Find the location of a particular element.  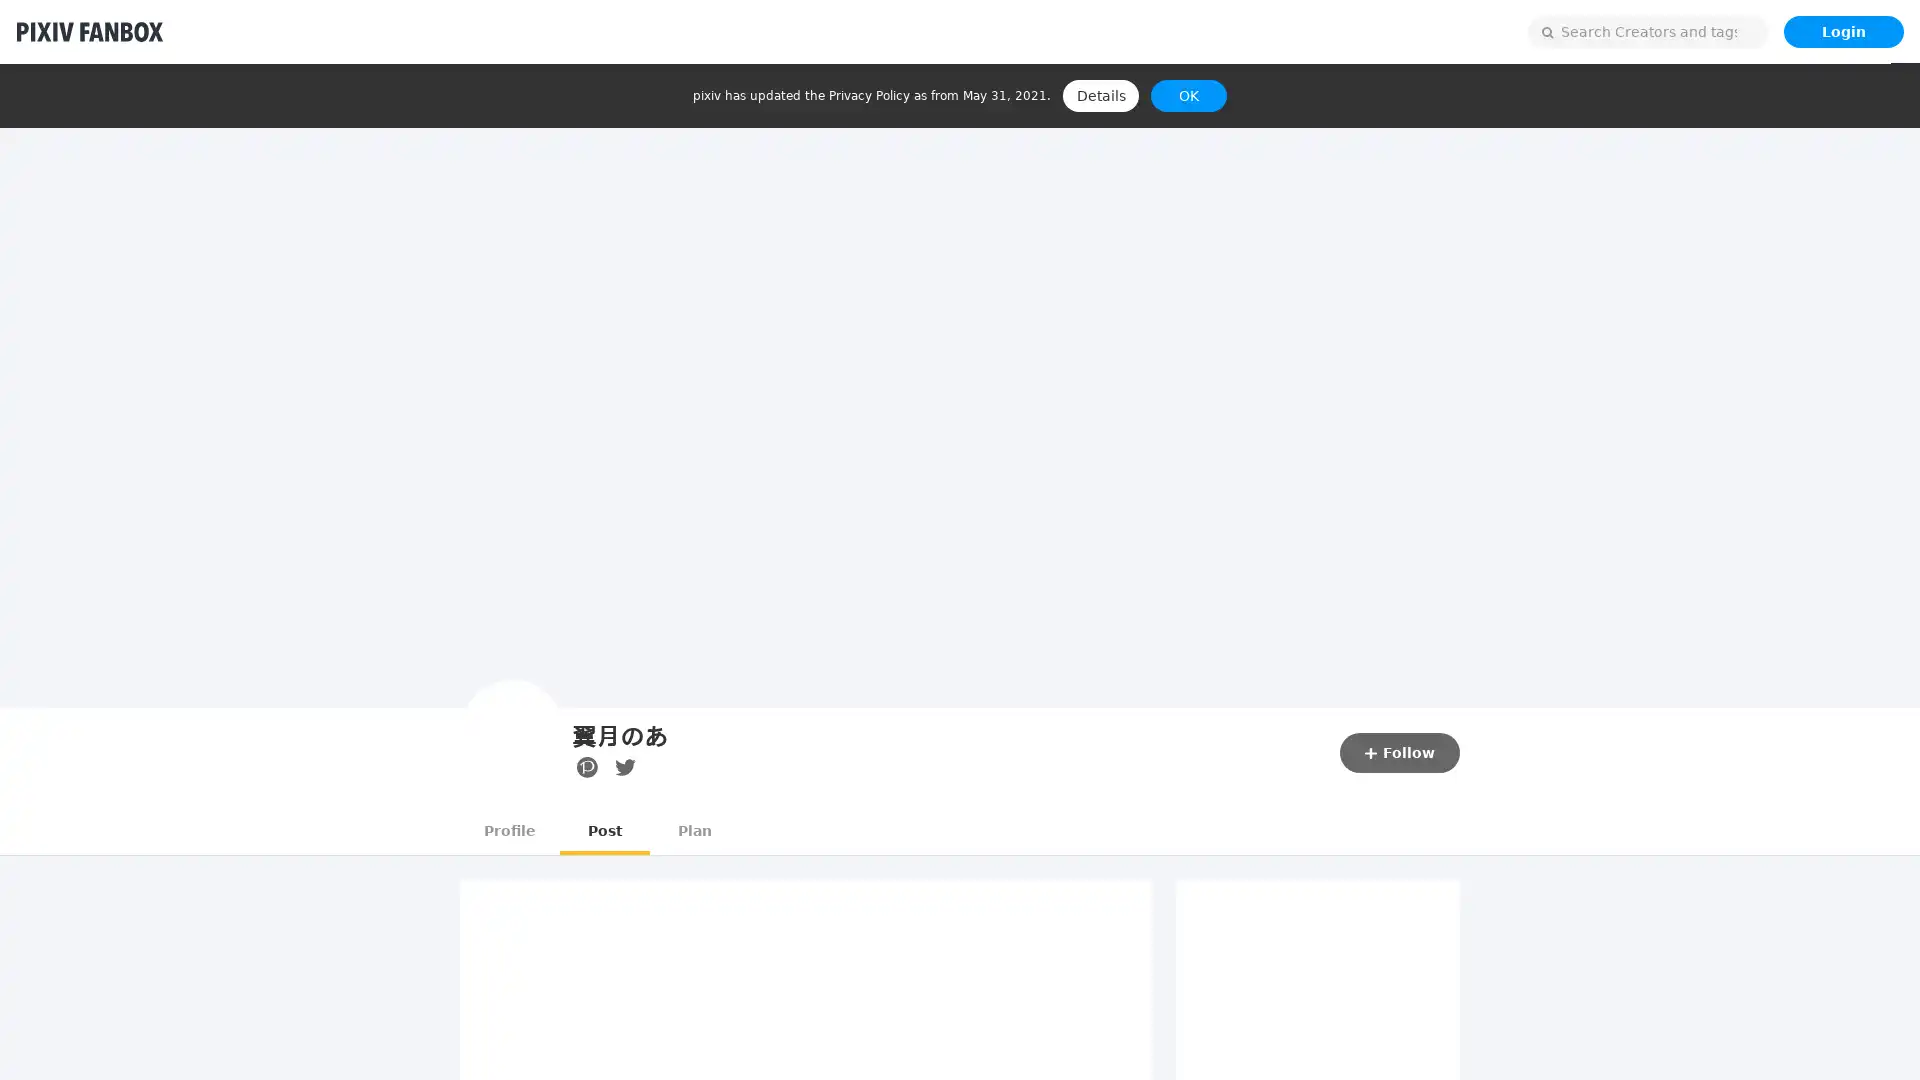

Follow is located at coordinates (1399, 752).